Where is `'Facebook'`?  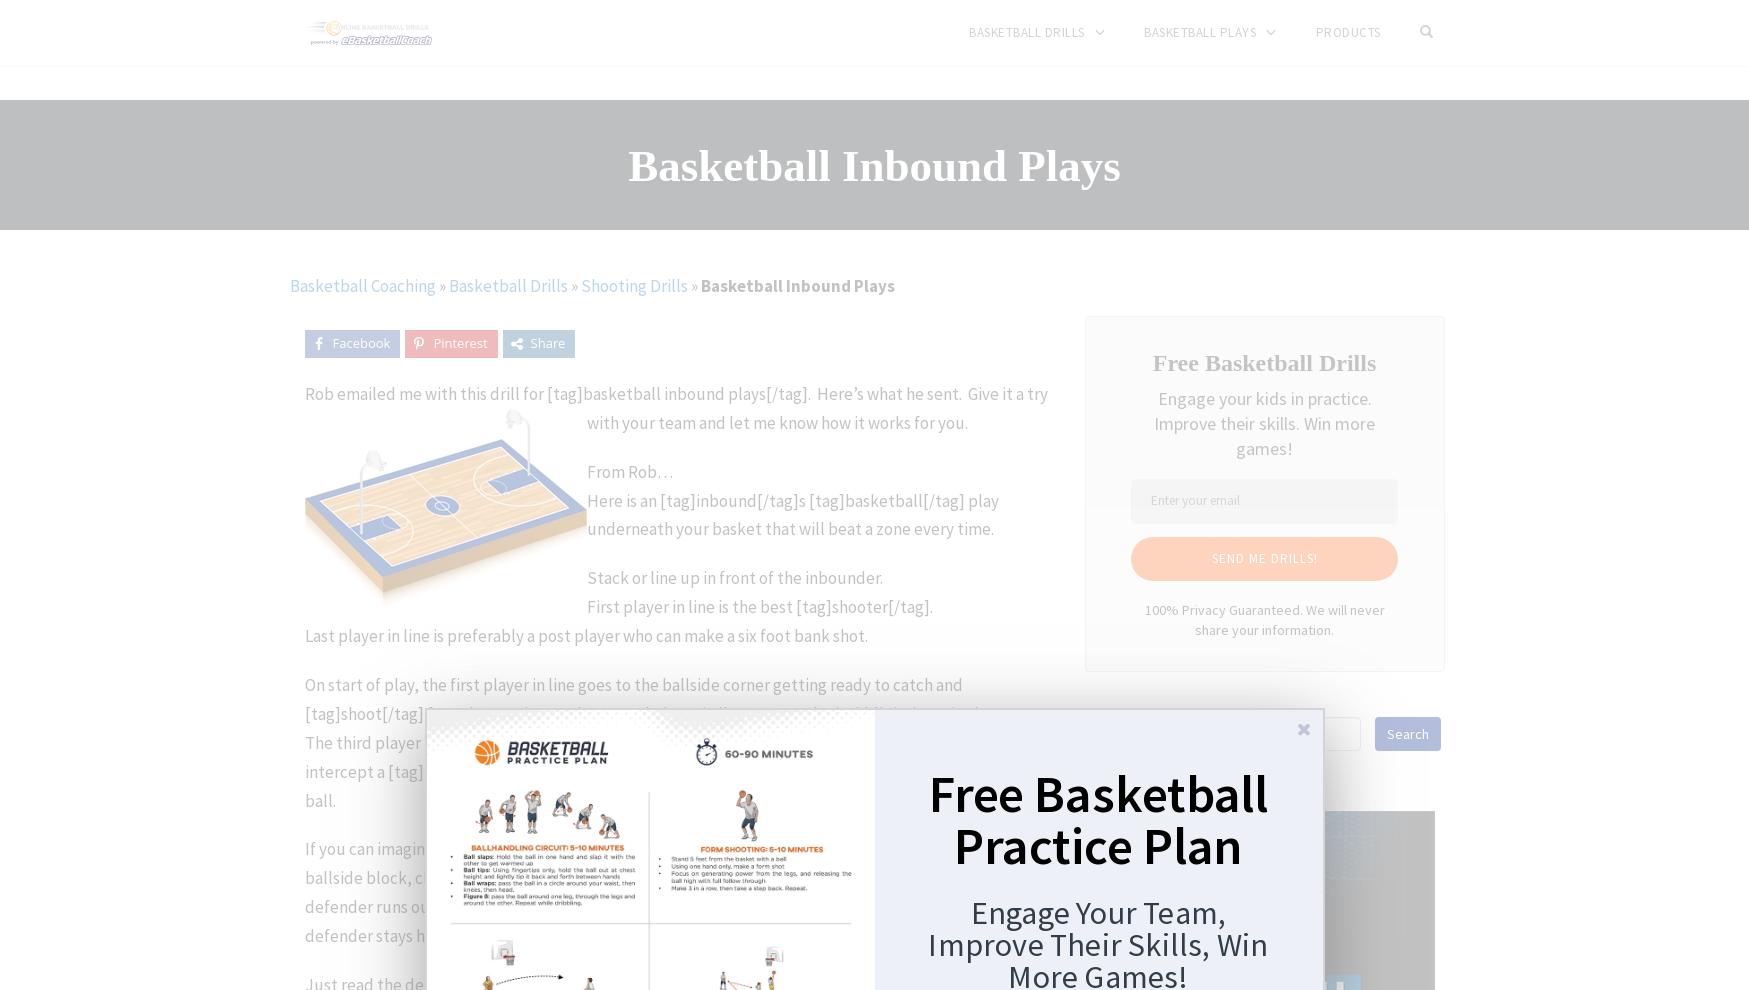
'Facebook' is located at coordinates (330, 342).